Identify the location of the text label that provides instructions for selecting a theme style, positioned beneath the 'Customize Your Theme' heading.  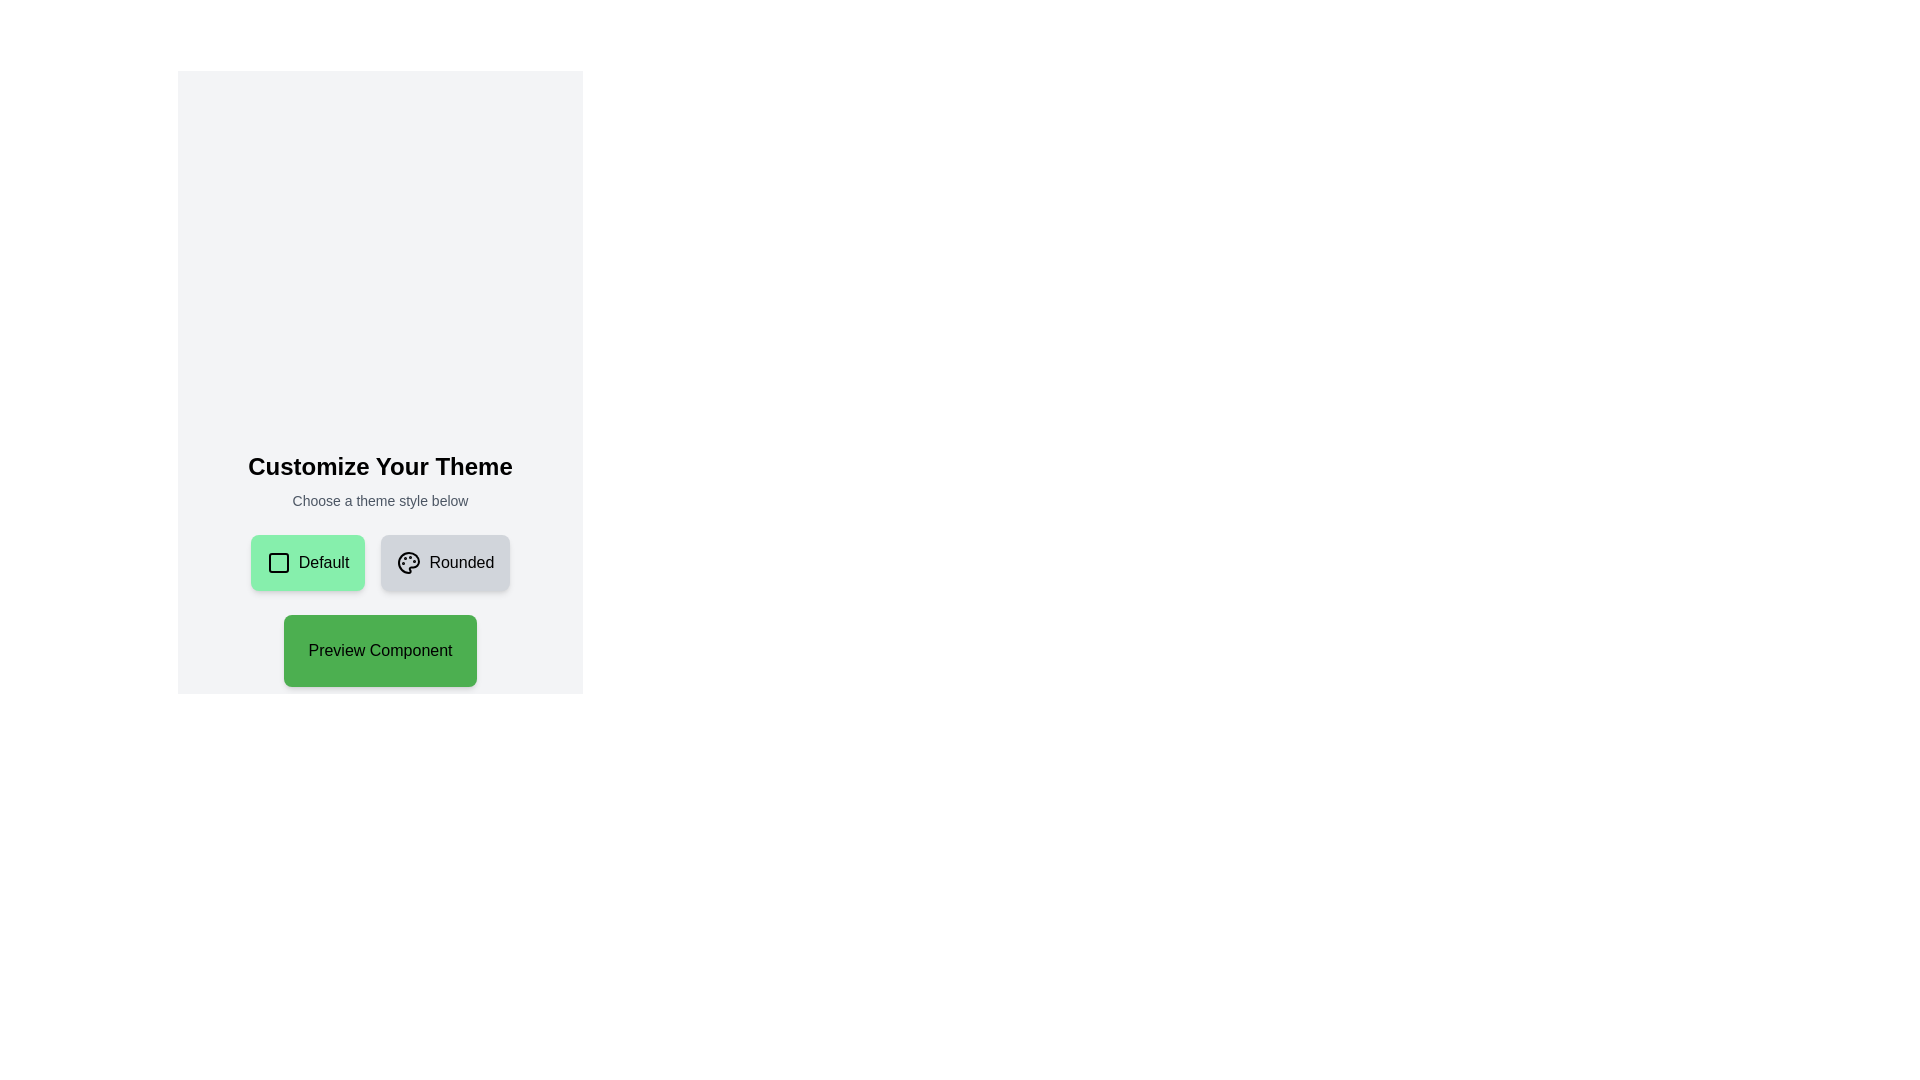
(380, 500).